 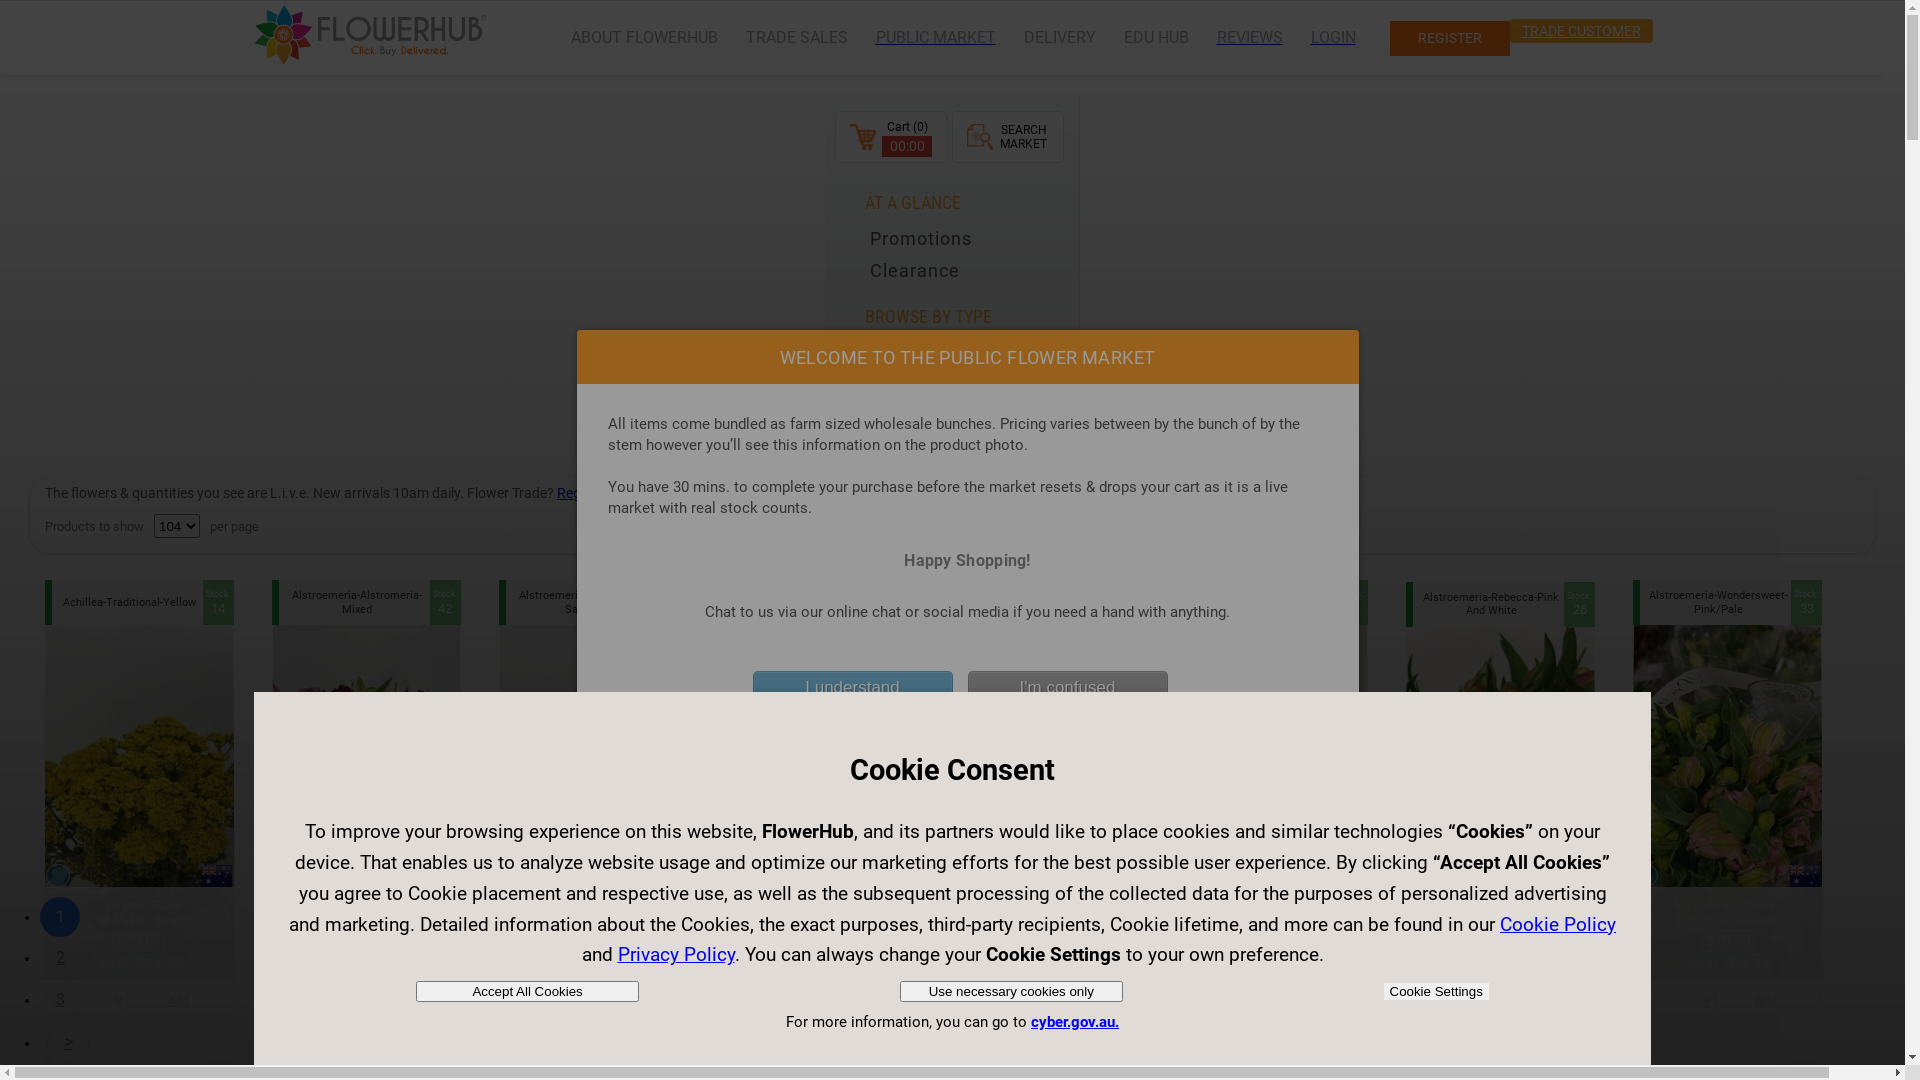 I want to click on 'Cookie Policy', so click(x=1557, y=924).